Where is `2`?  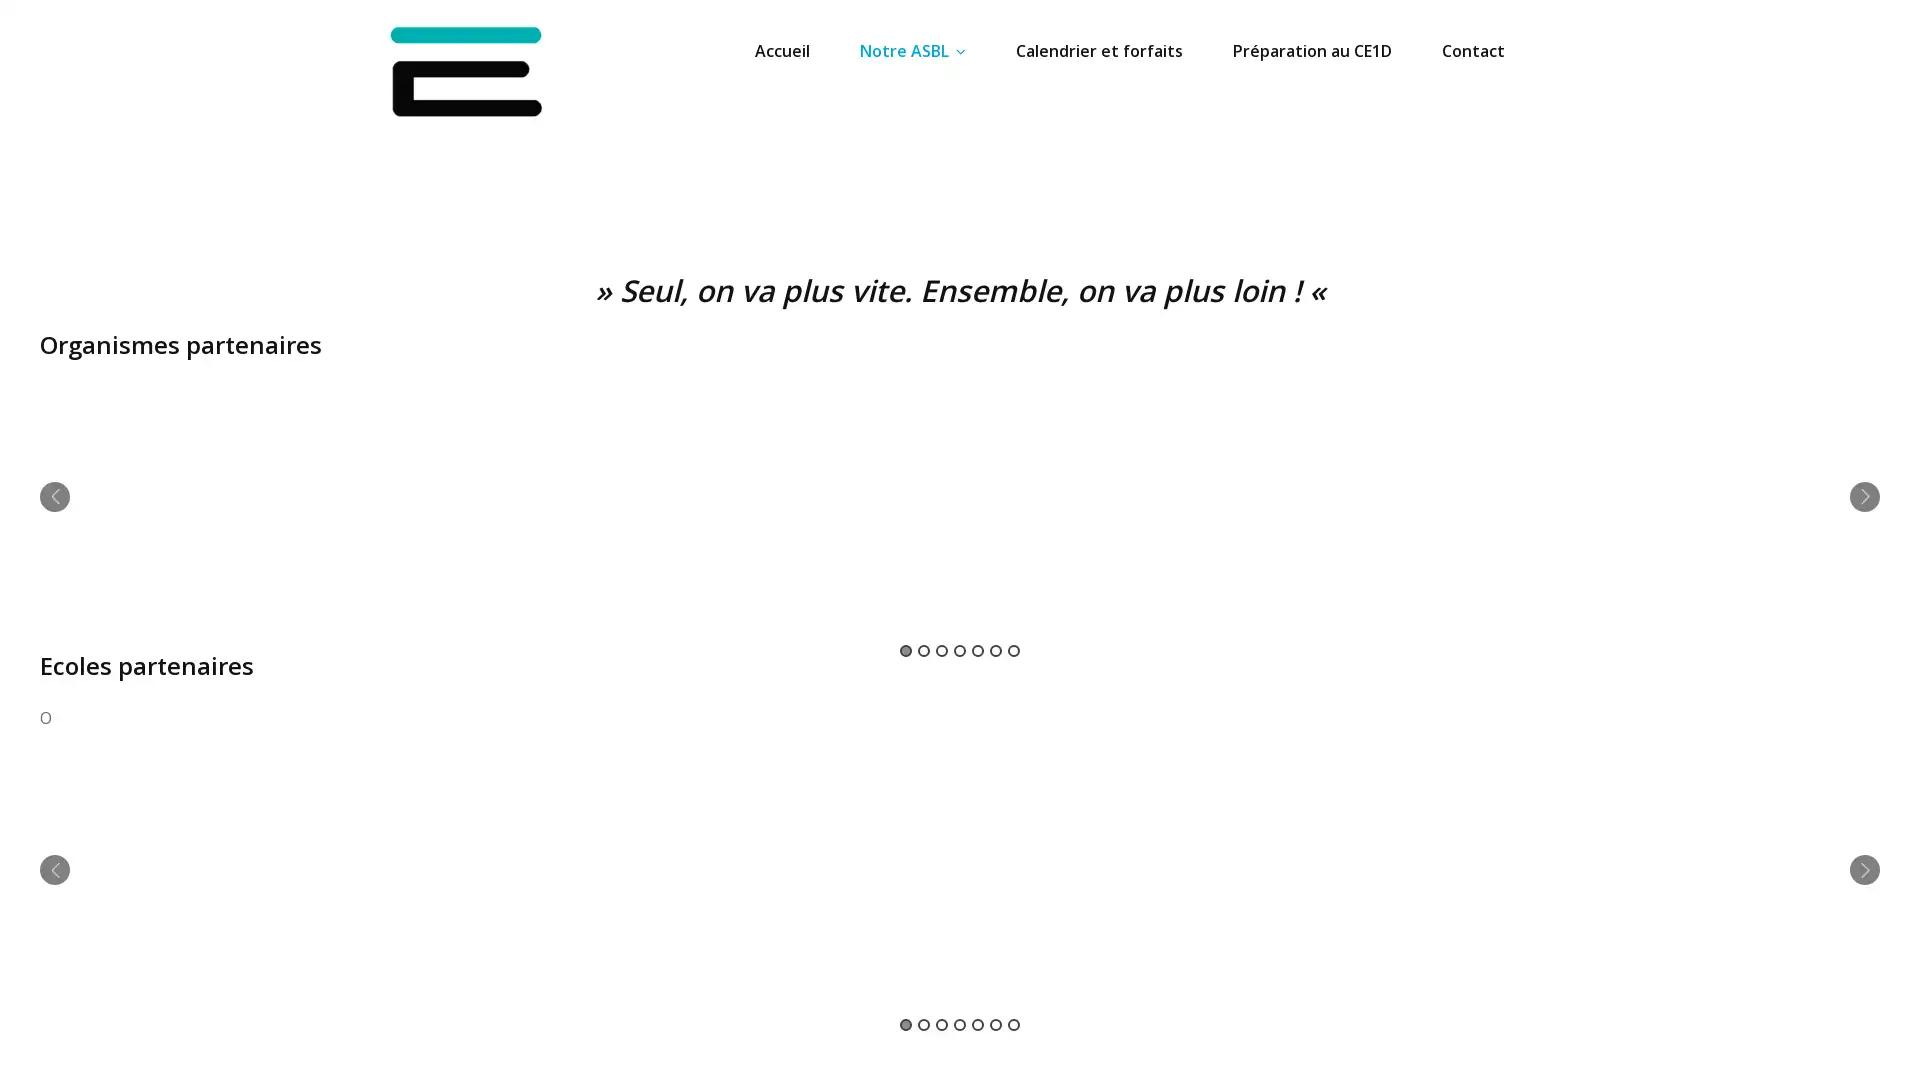
2 is located at coordinates (923, 1023).